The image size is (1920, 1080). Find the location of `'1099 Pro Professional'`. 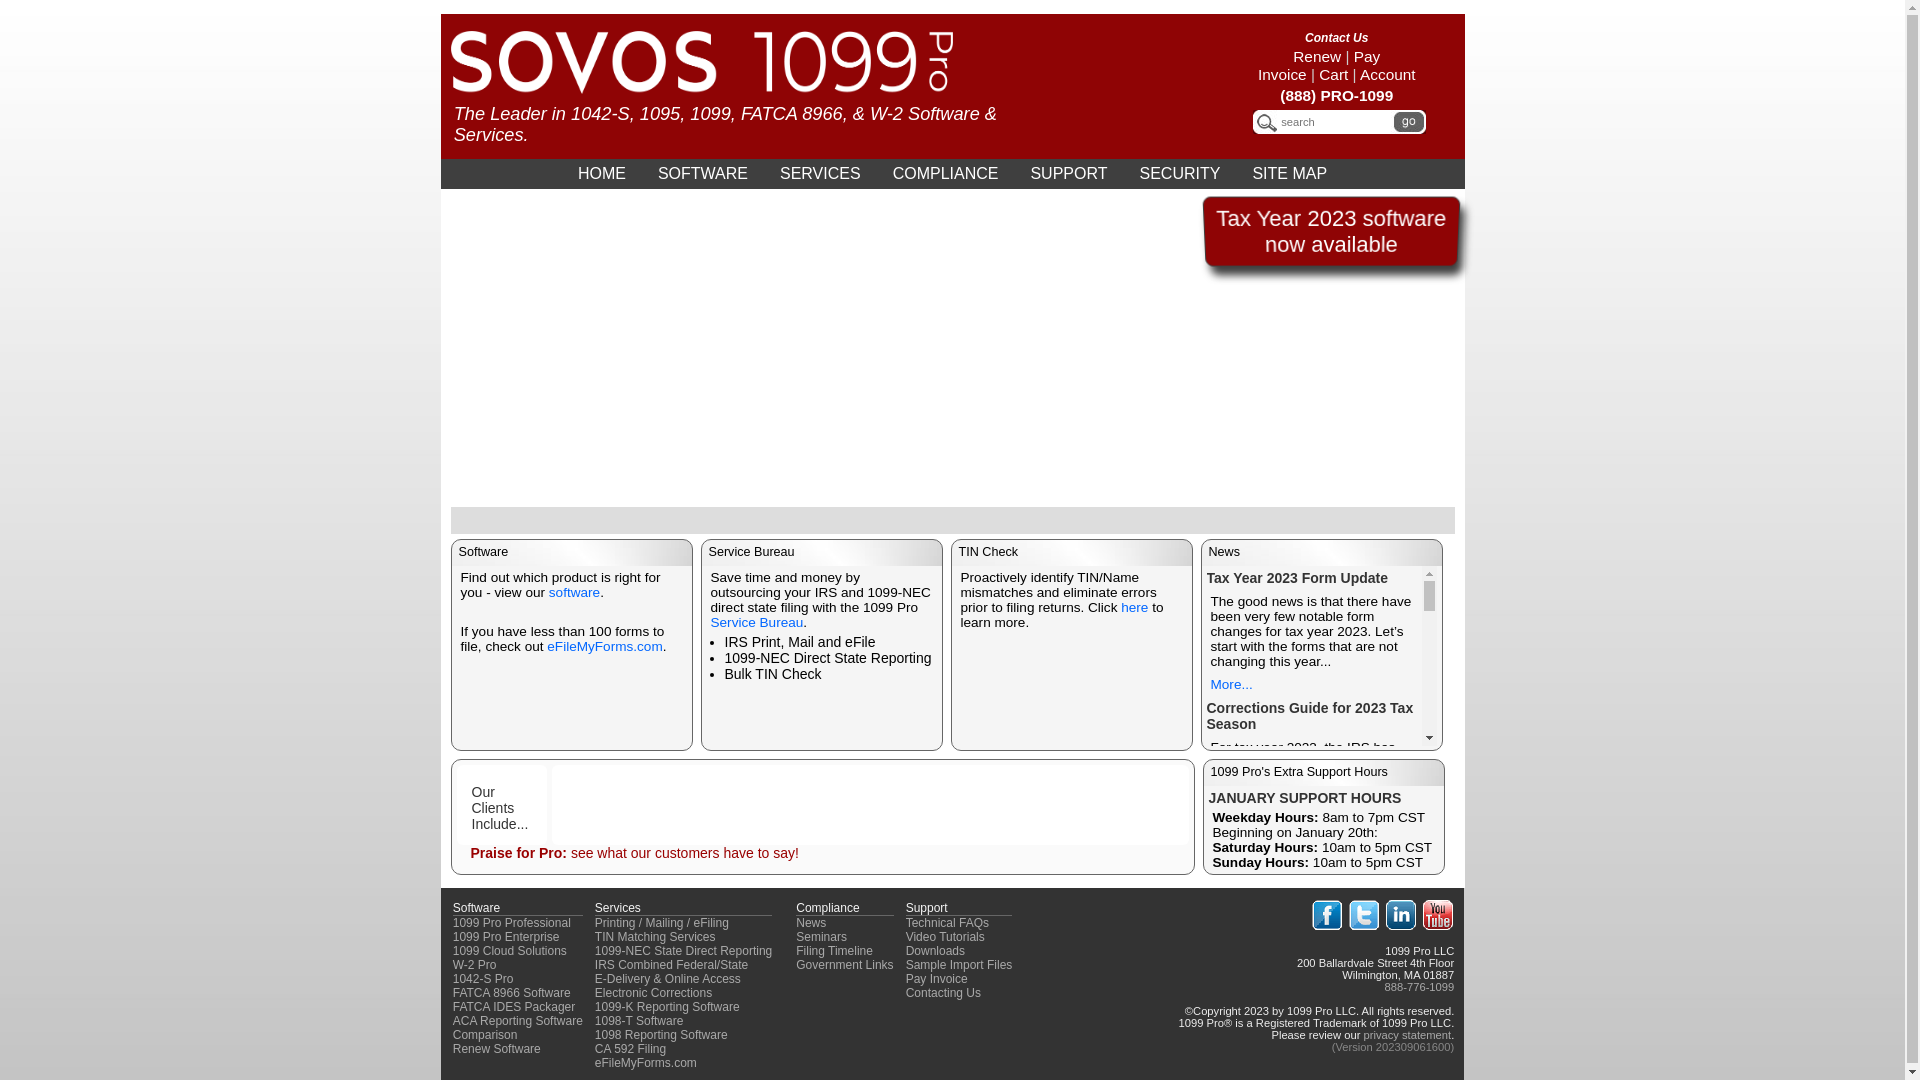

'1099 Pro Professional' is located at coordinates (512, 922).